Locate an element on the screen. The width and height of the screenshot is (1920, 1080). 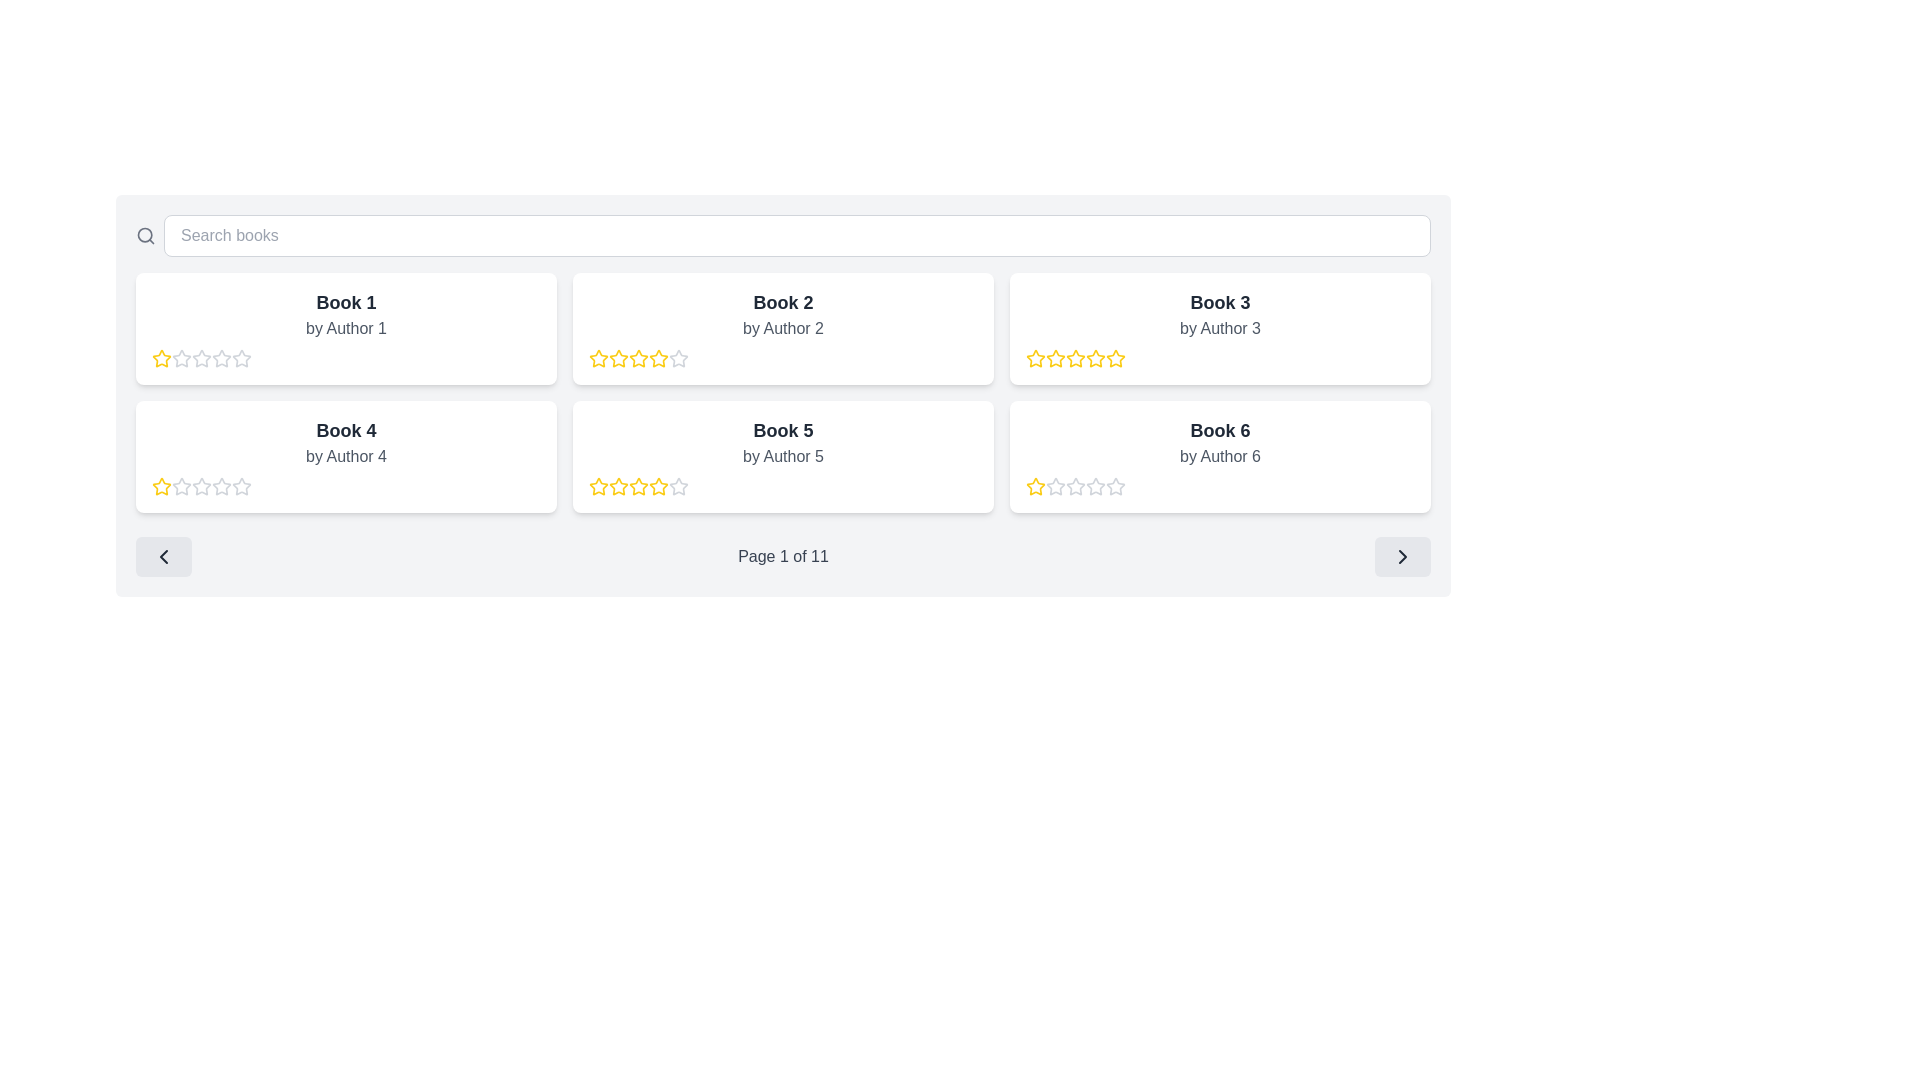
the highlighted yellow star icon in the rating system of the 'Book 3' card to set or toggle the rating is located at coordinates (1036, 357).